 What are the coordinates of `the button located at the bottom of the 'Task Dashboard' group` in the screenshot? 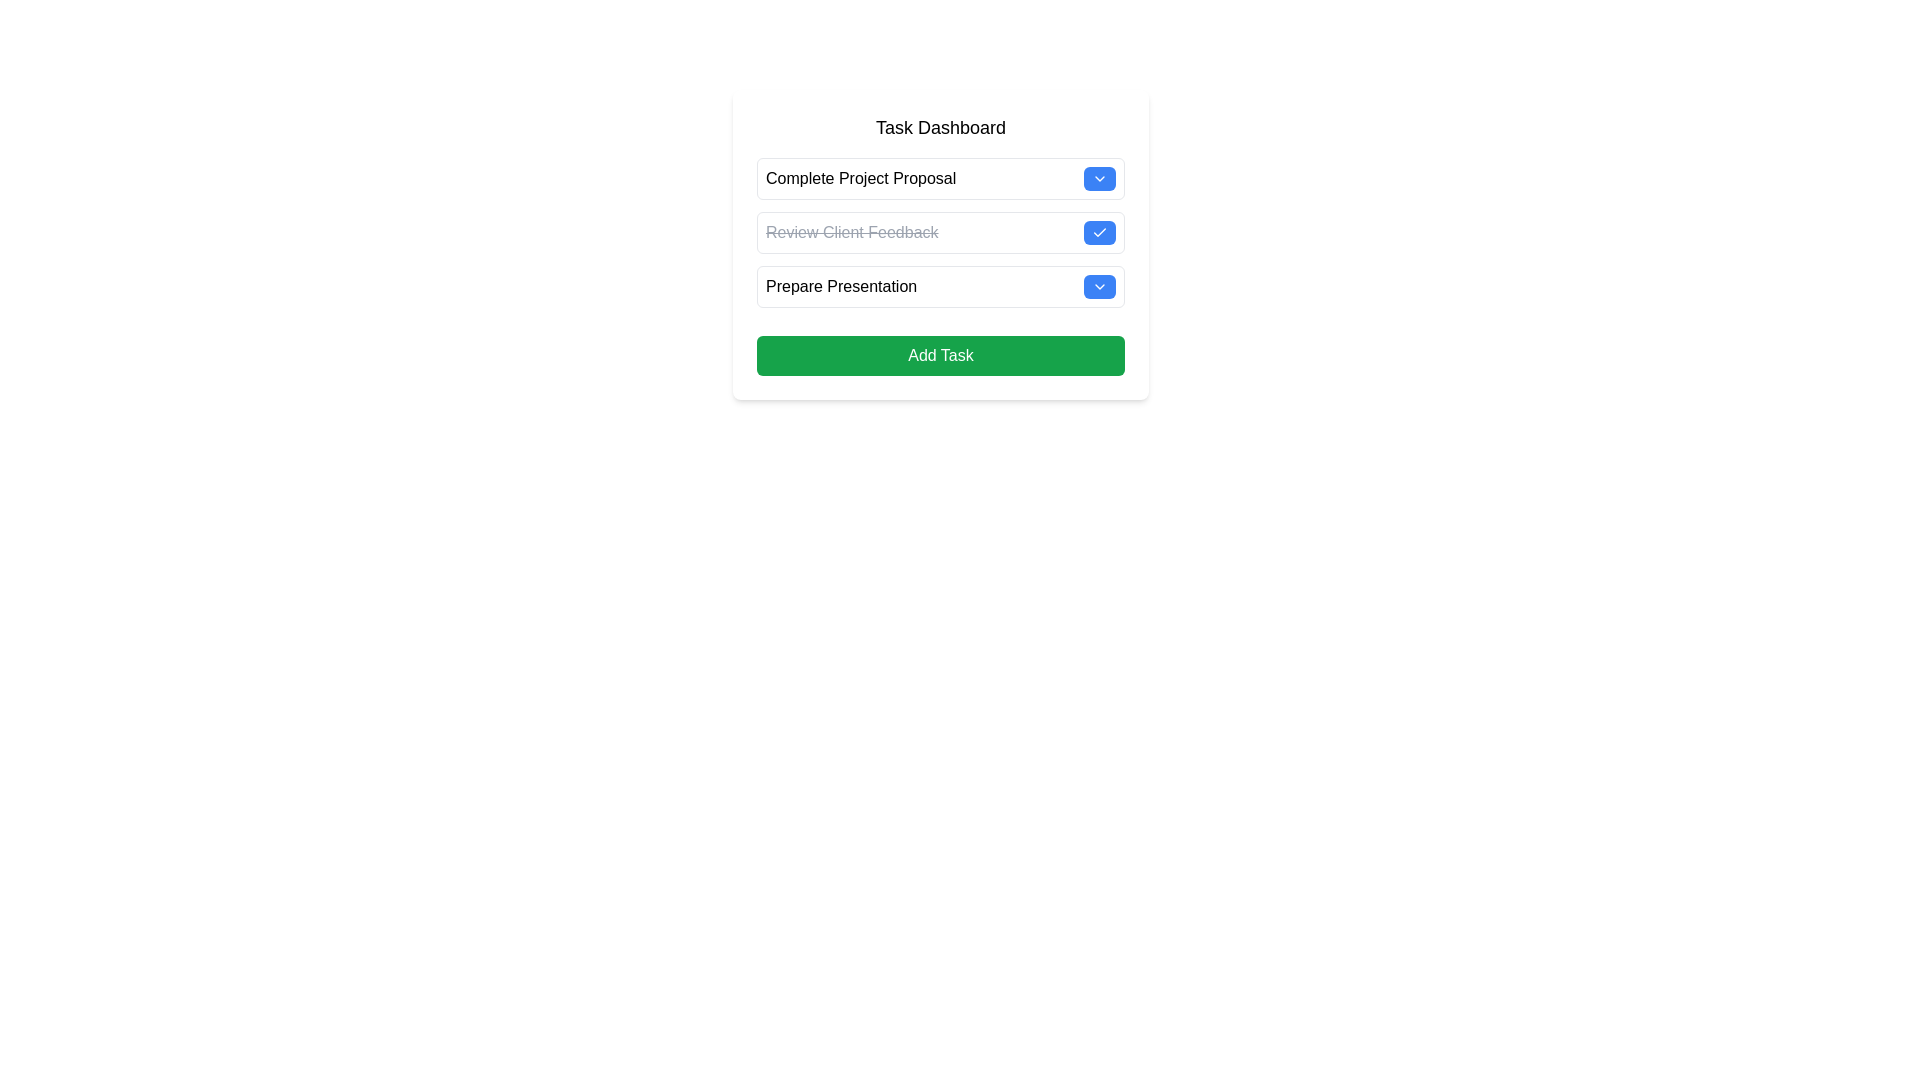 It's located at (939, 354).